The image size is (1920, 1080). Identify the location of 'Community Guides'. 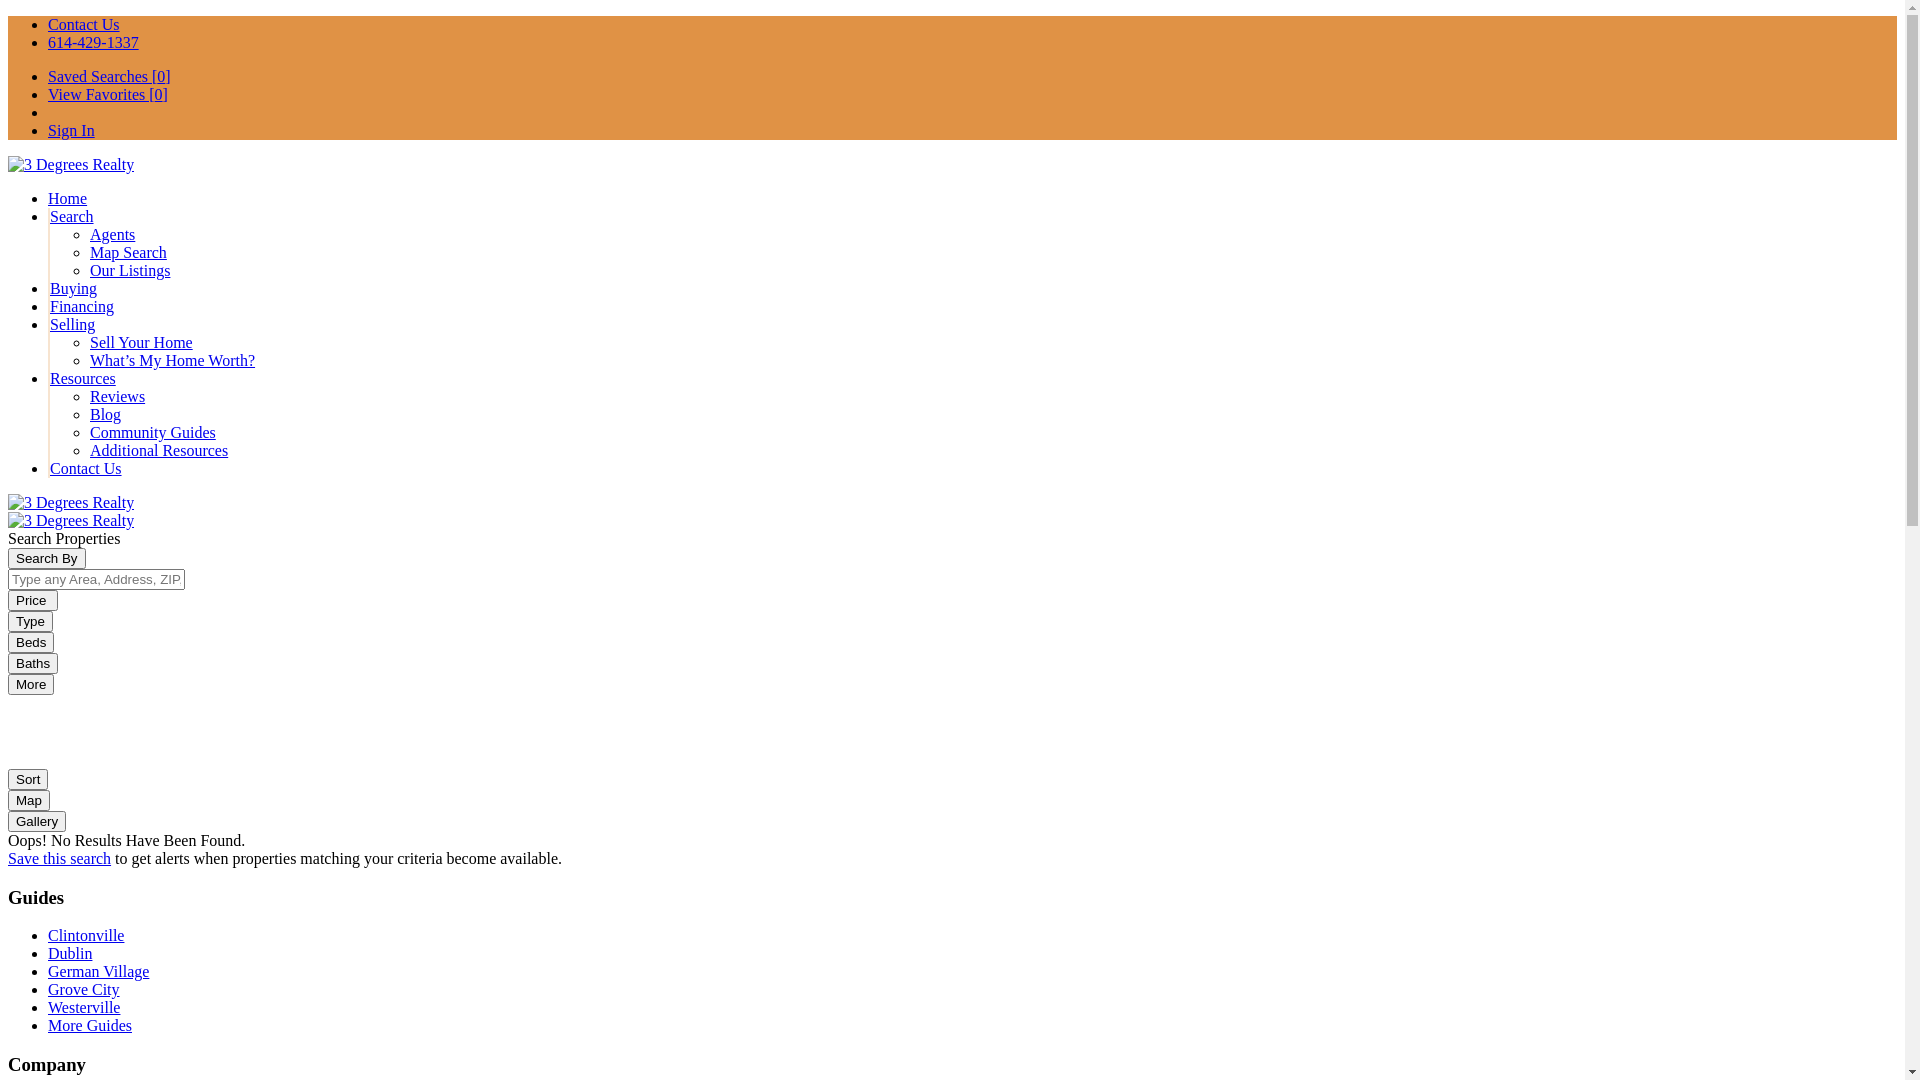
(89, 431).